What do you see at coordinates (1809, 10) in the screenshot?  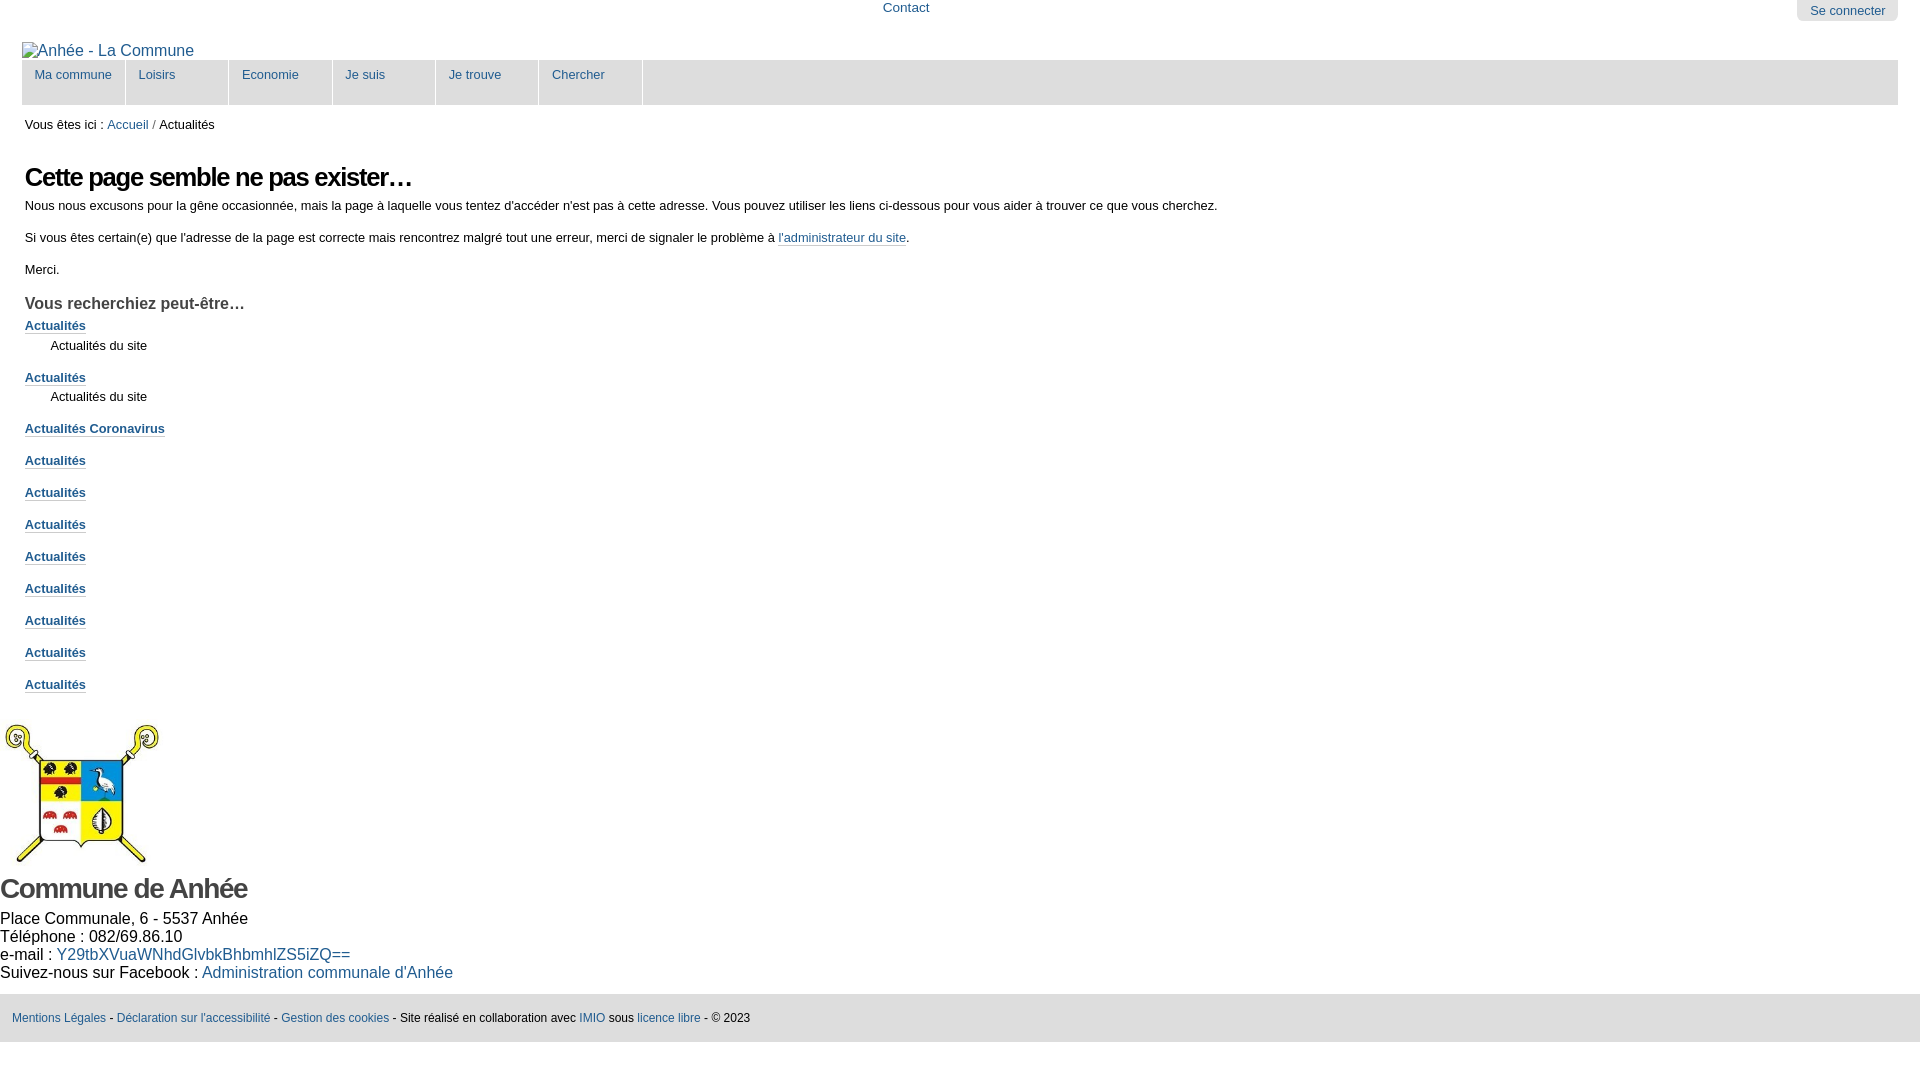 I see `'Se connecter'` at bounding box center [1809, 10].